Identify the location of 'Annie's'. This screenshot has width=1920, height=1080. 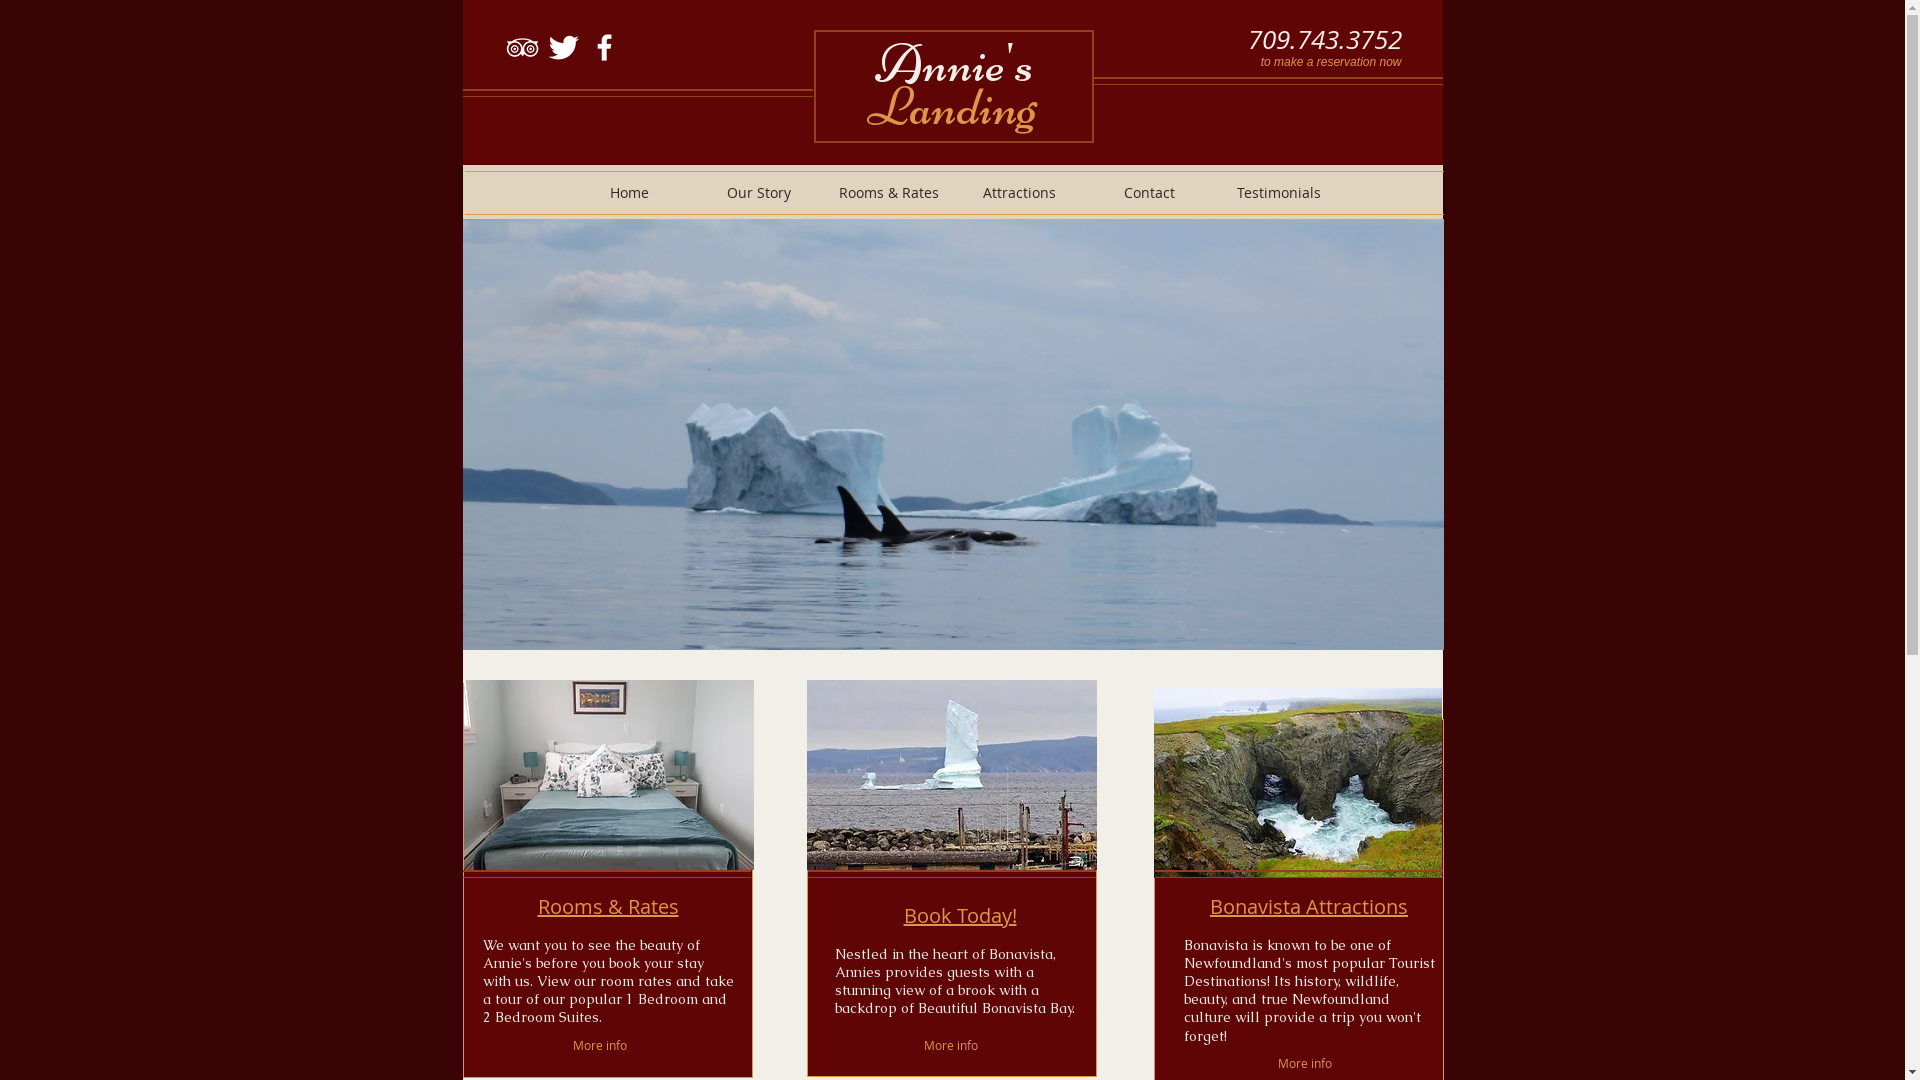
(953, 62).